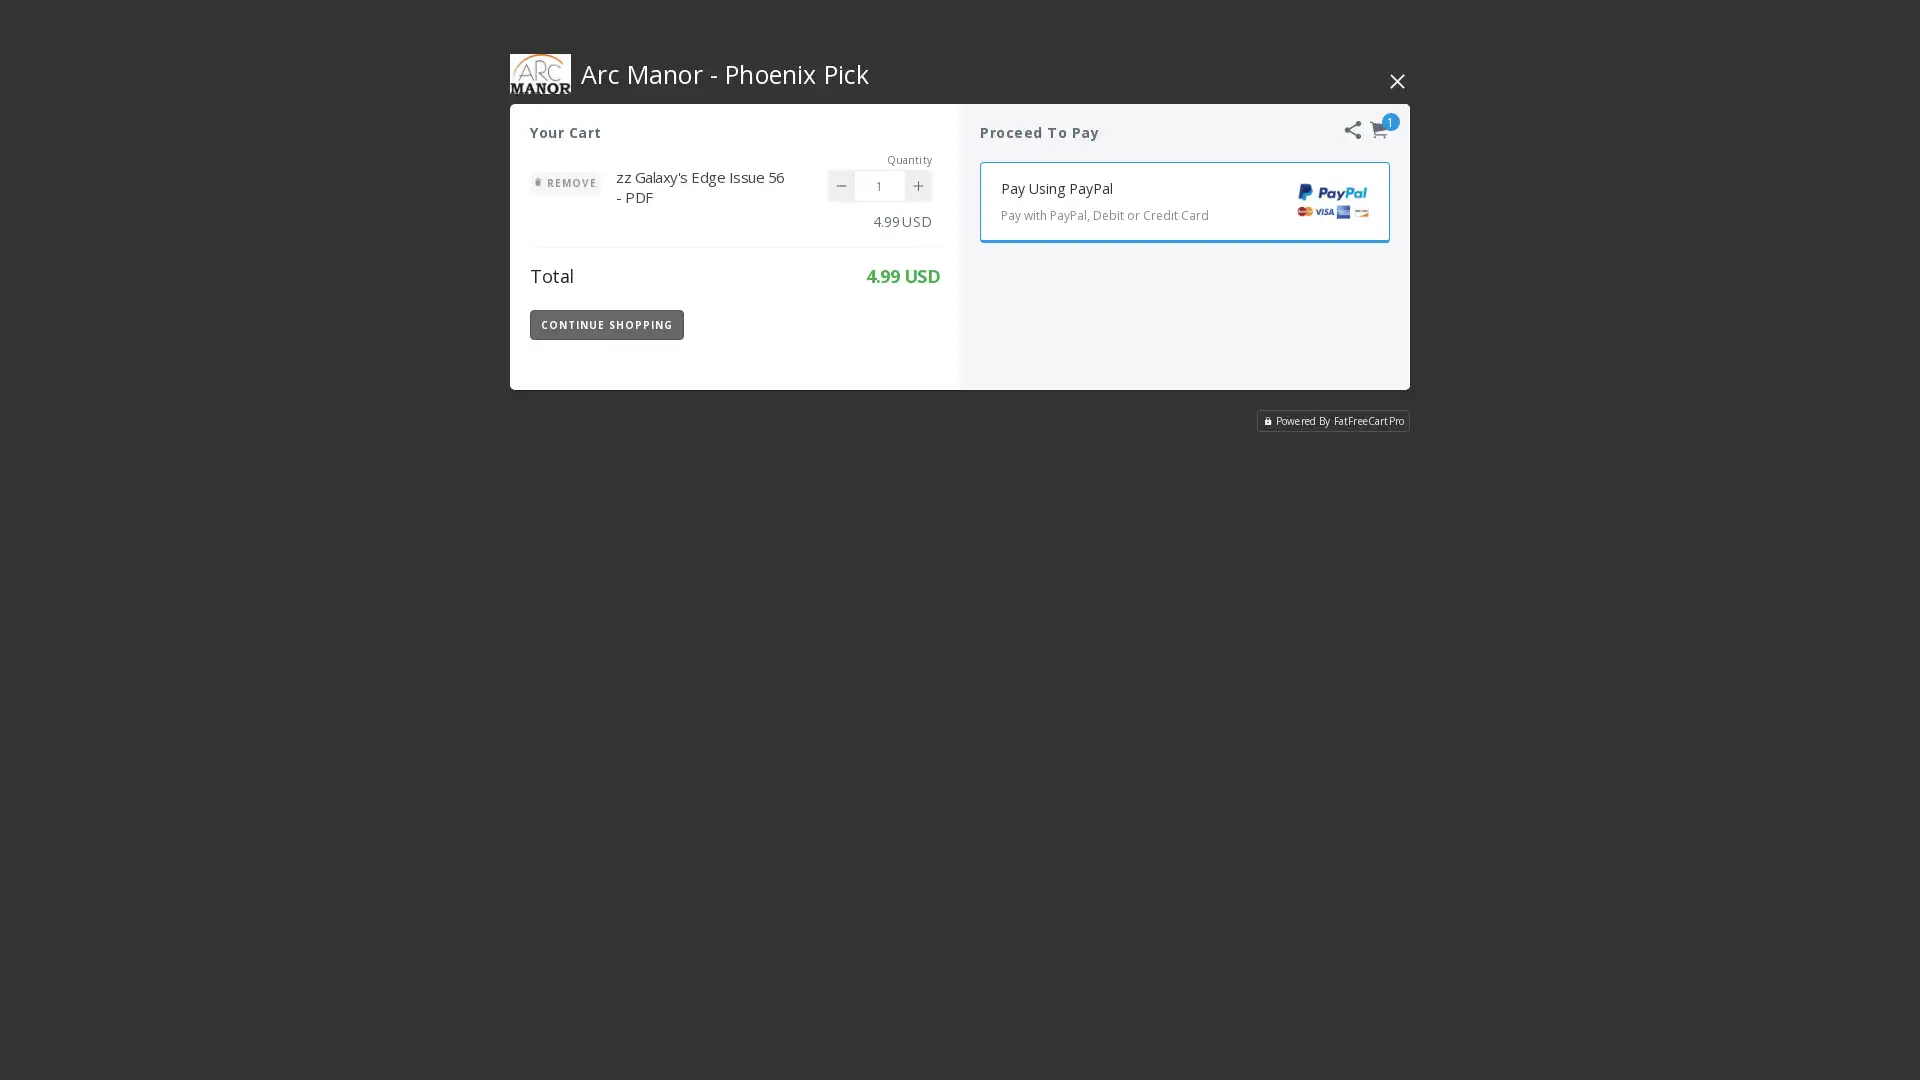 The height and width of the screenshot is (1080, 1920). Describe the element at coordinates (605, 323) in the screenshot. I see `CONTINUE SHOPPING` at that location.